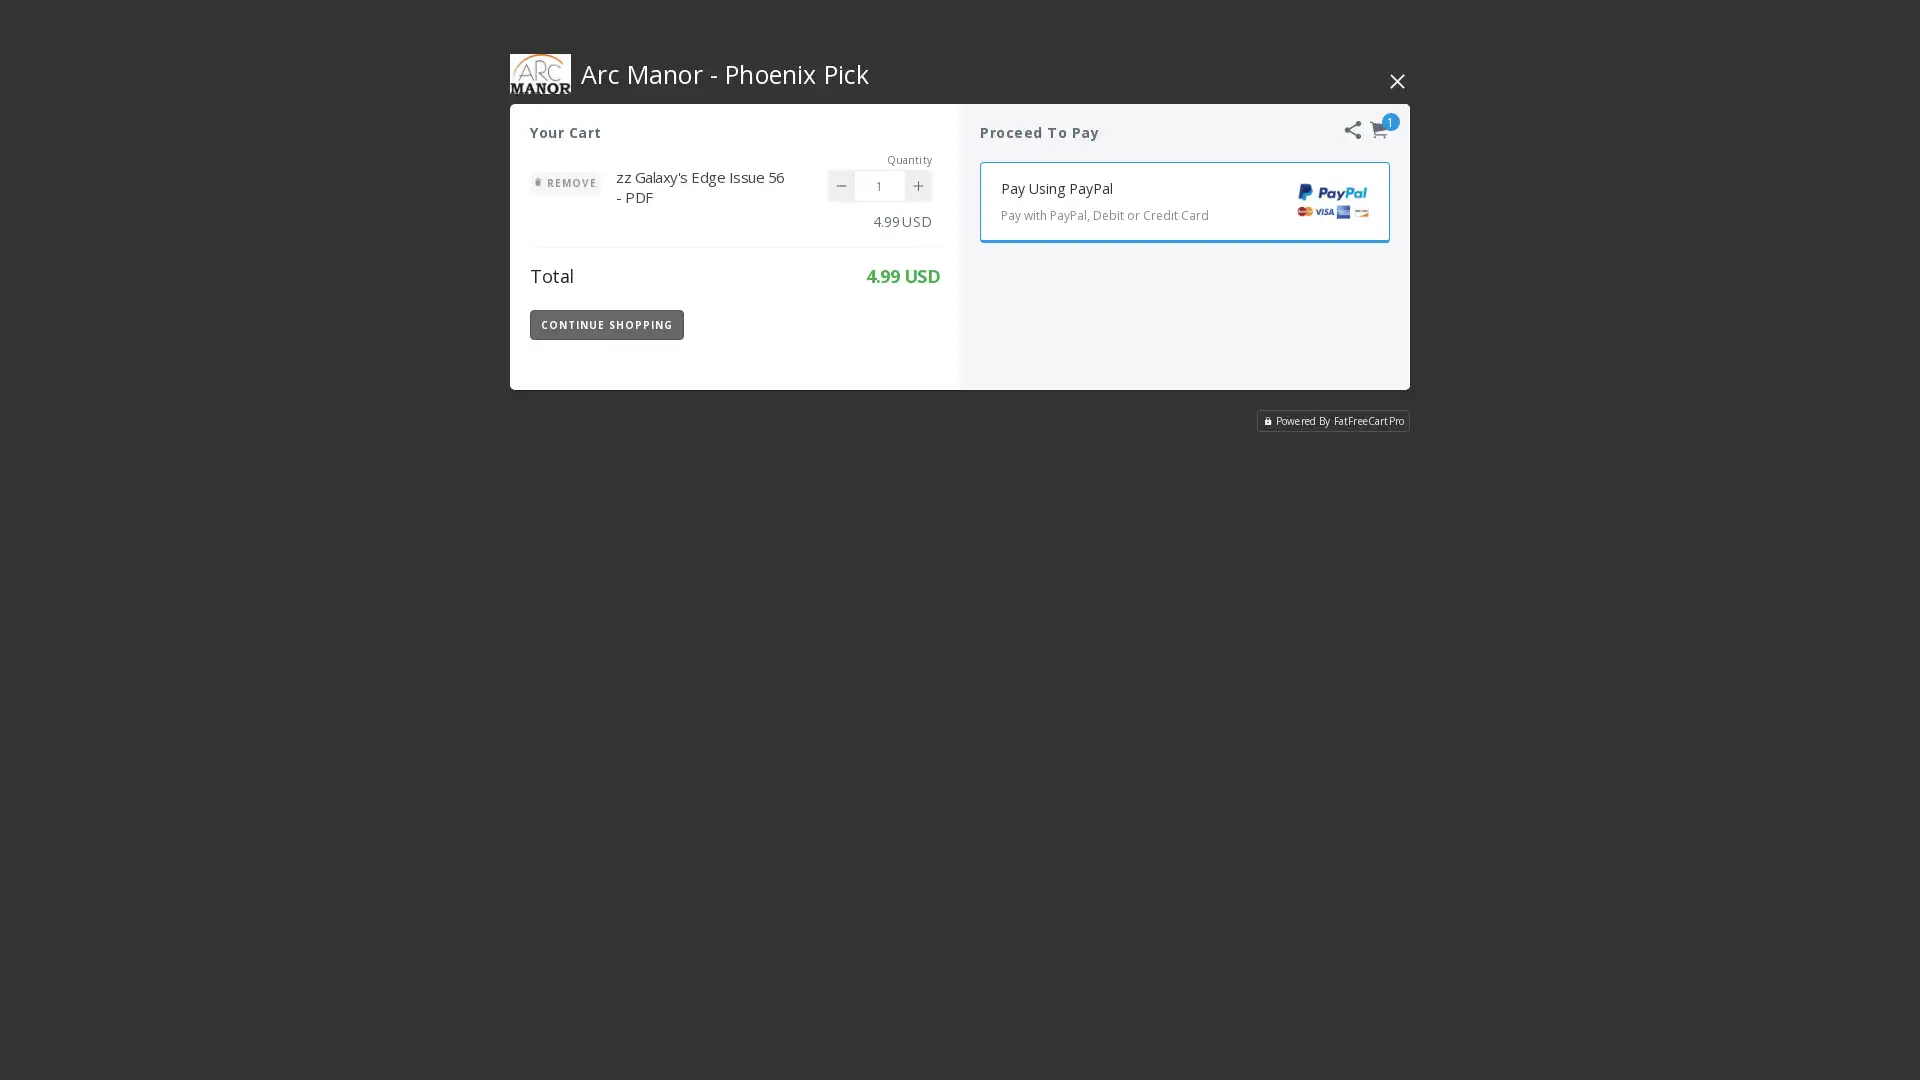 The height and width of the screenshot is (1080, 1920). Describe the element at coordinates (605, 323) in the screenshot. I see `CONTINUE SHOPPING` at that location.